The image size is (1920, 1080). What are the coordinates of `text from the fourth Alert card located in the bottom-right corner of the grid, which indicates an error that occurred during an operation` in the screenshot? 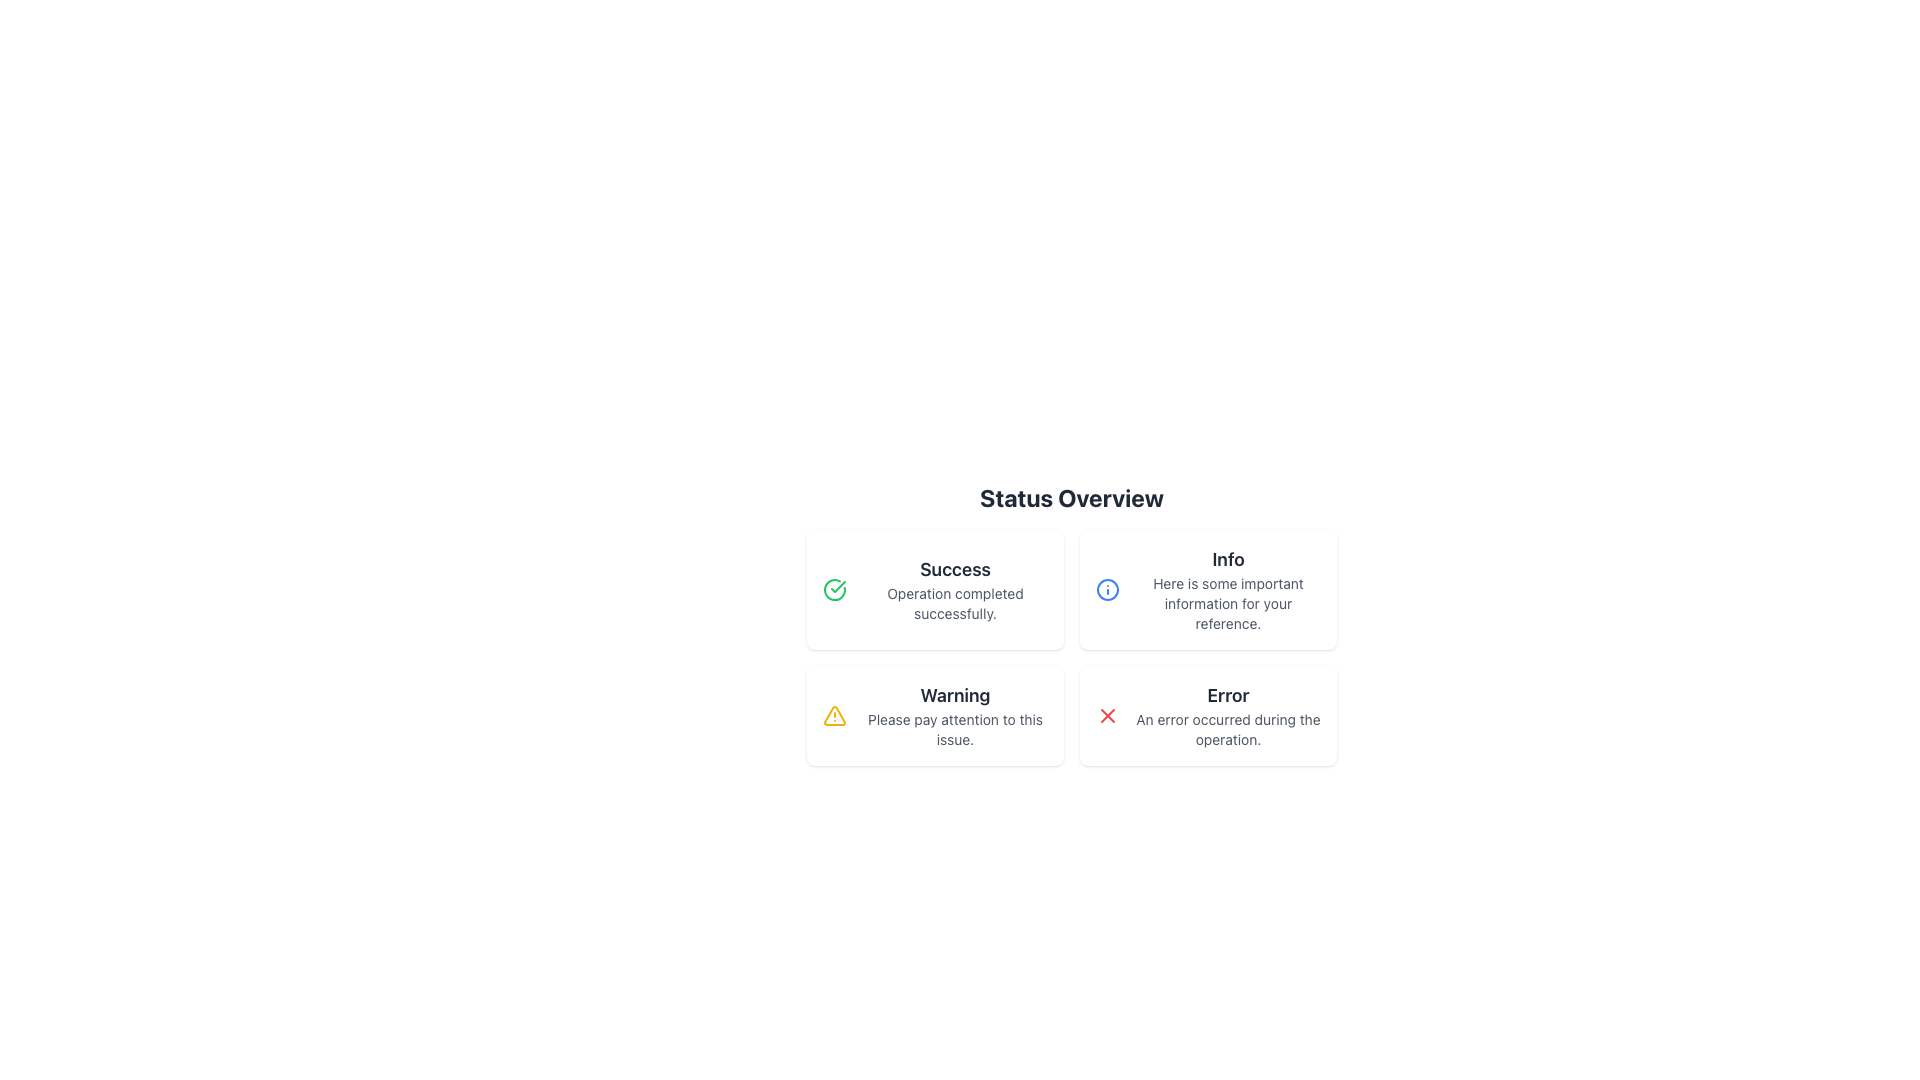 It's located at (1227, 715).